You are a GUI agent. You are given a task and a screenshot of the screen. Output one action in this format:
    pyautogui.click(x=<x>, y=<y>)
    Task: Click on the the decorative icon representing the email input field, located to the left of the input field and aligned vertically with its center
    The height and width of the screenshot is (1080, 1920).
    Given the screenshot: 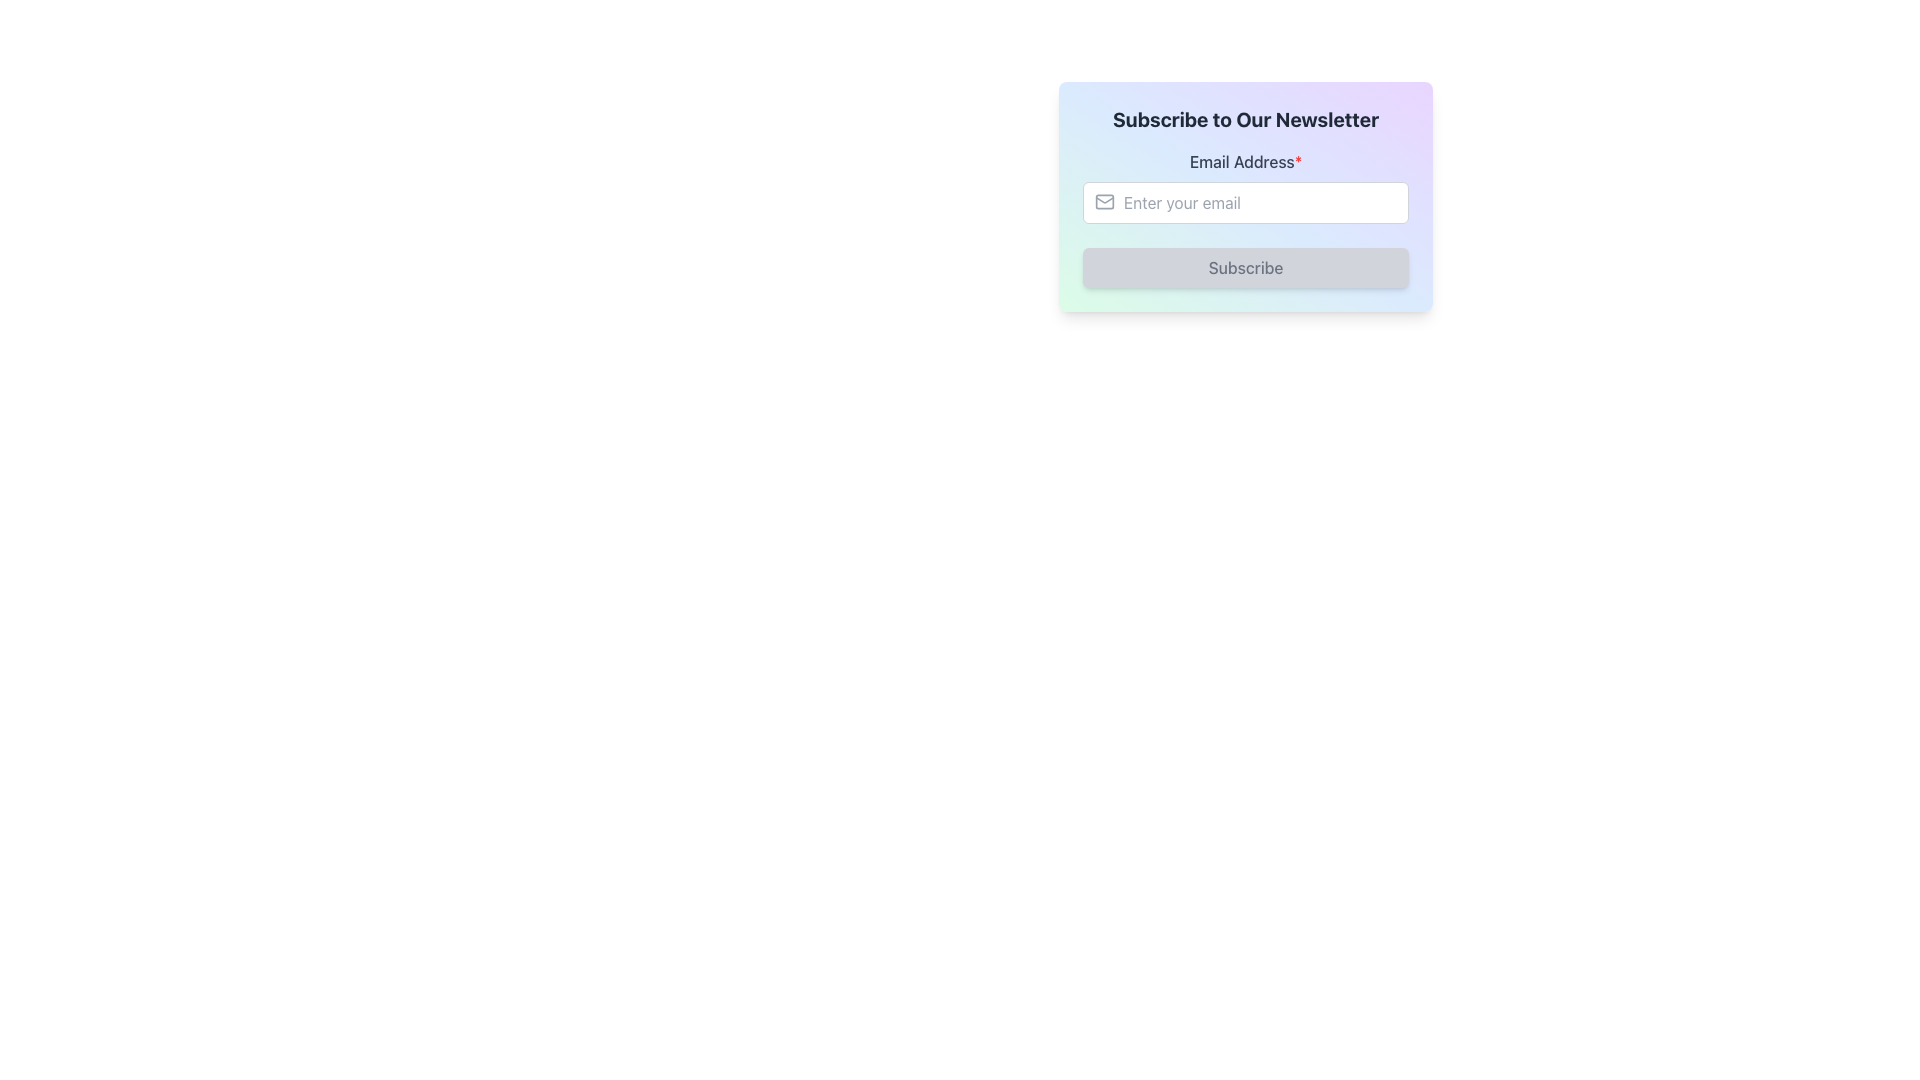 What is the action you would take?
    pyautogui.click(x=1103, y=201)
    